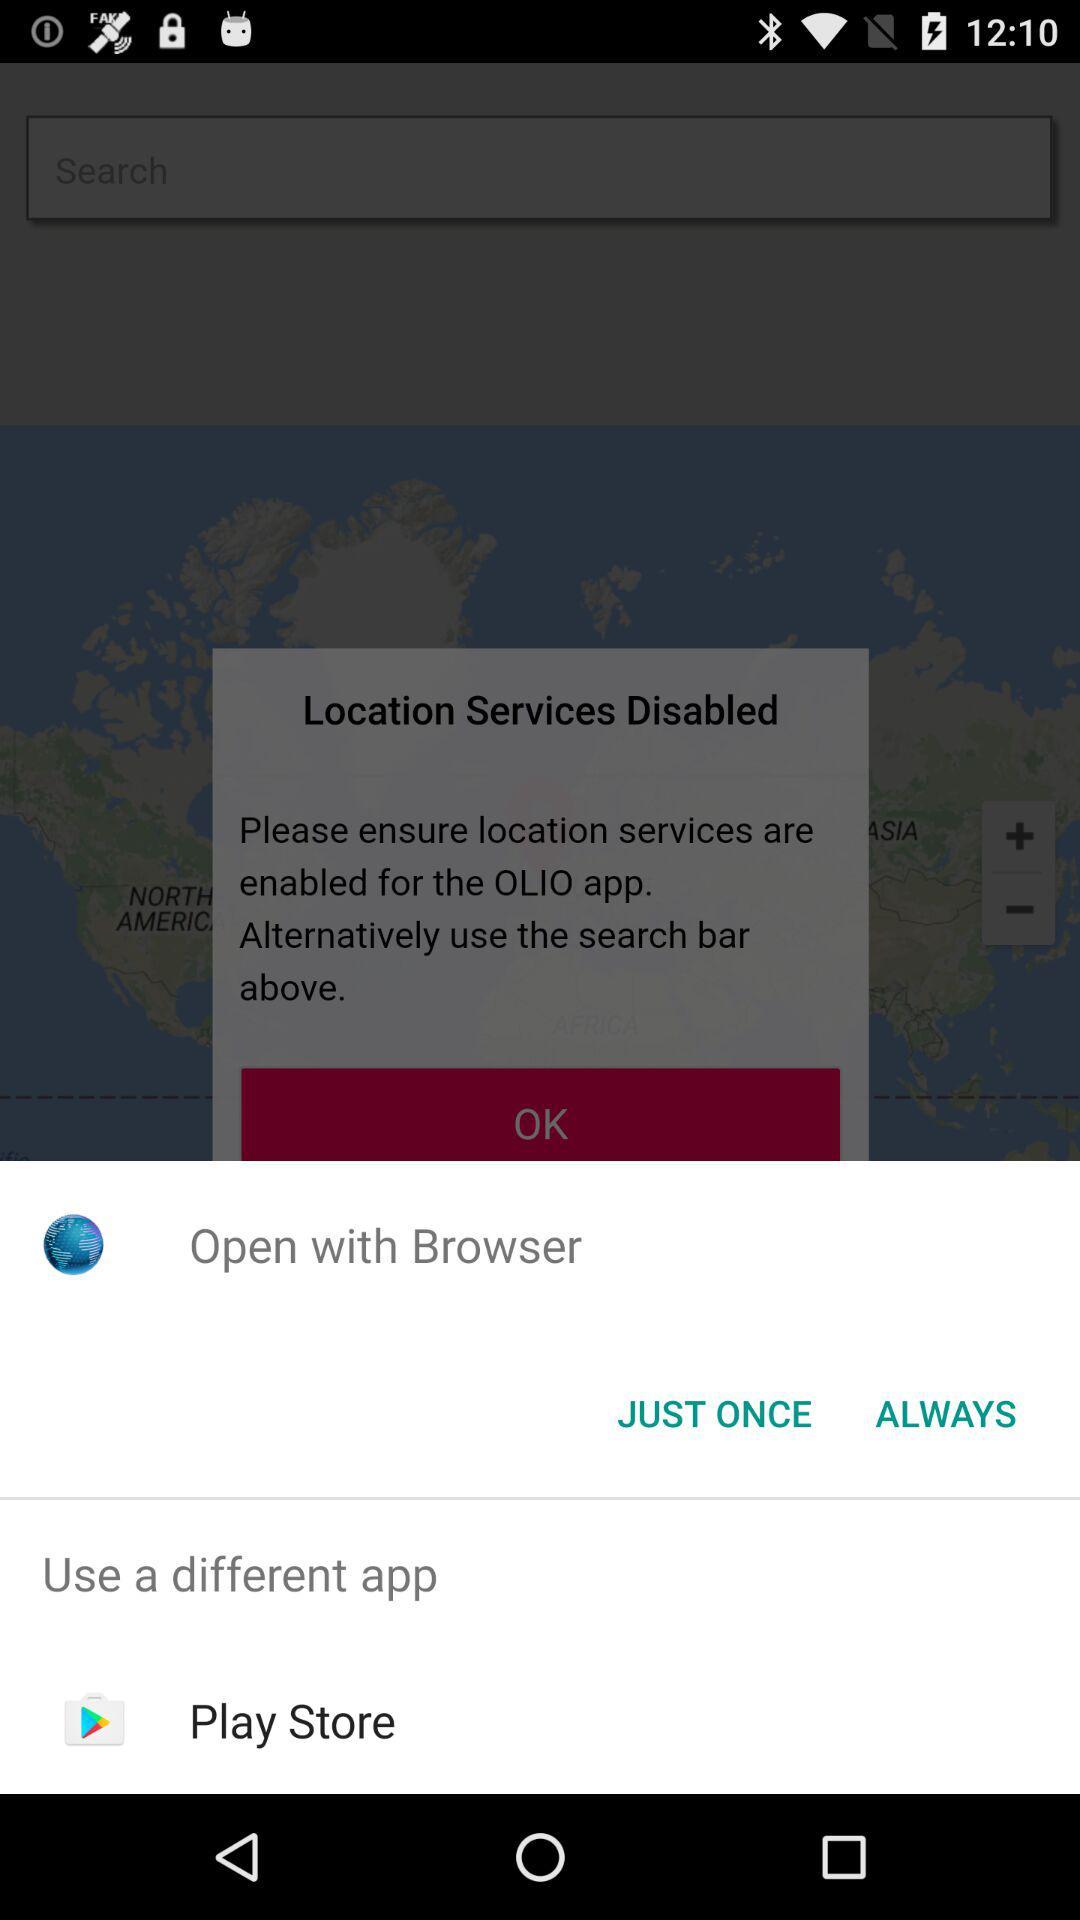 Image resolution: width=1080 pixels, height=1920 pixels. What do you see at coordinates (713, 1411) in the screenshot?
I see `the app below open with browser icon` at bounding box center [713, 1411].